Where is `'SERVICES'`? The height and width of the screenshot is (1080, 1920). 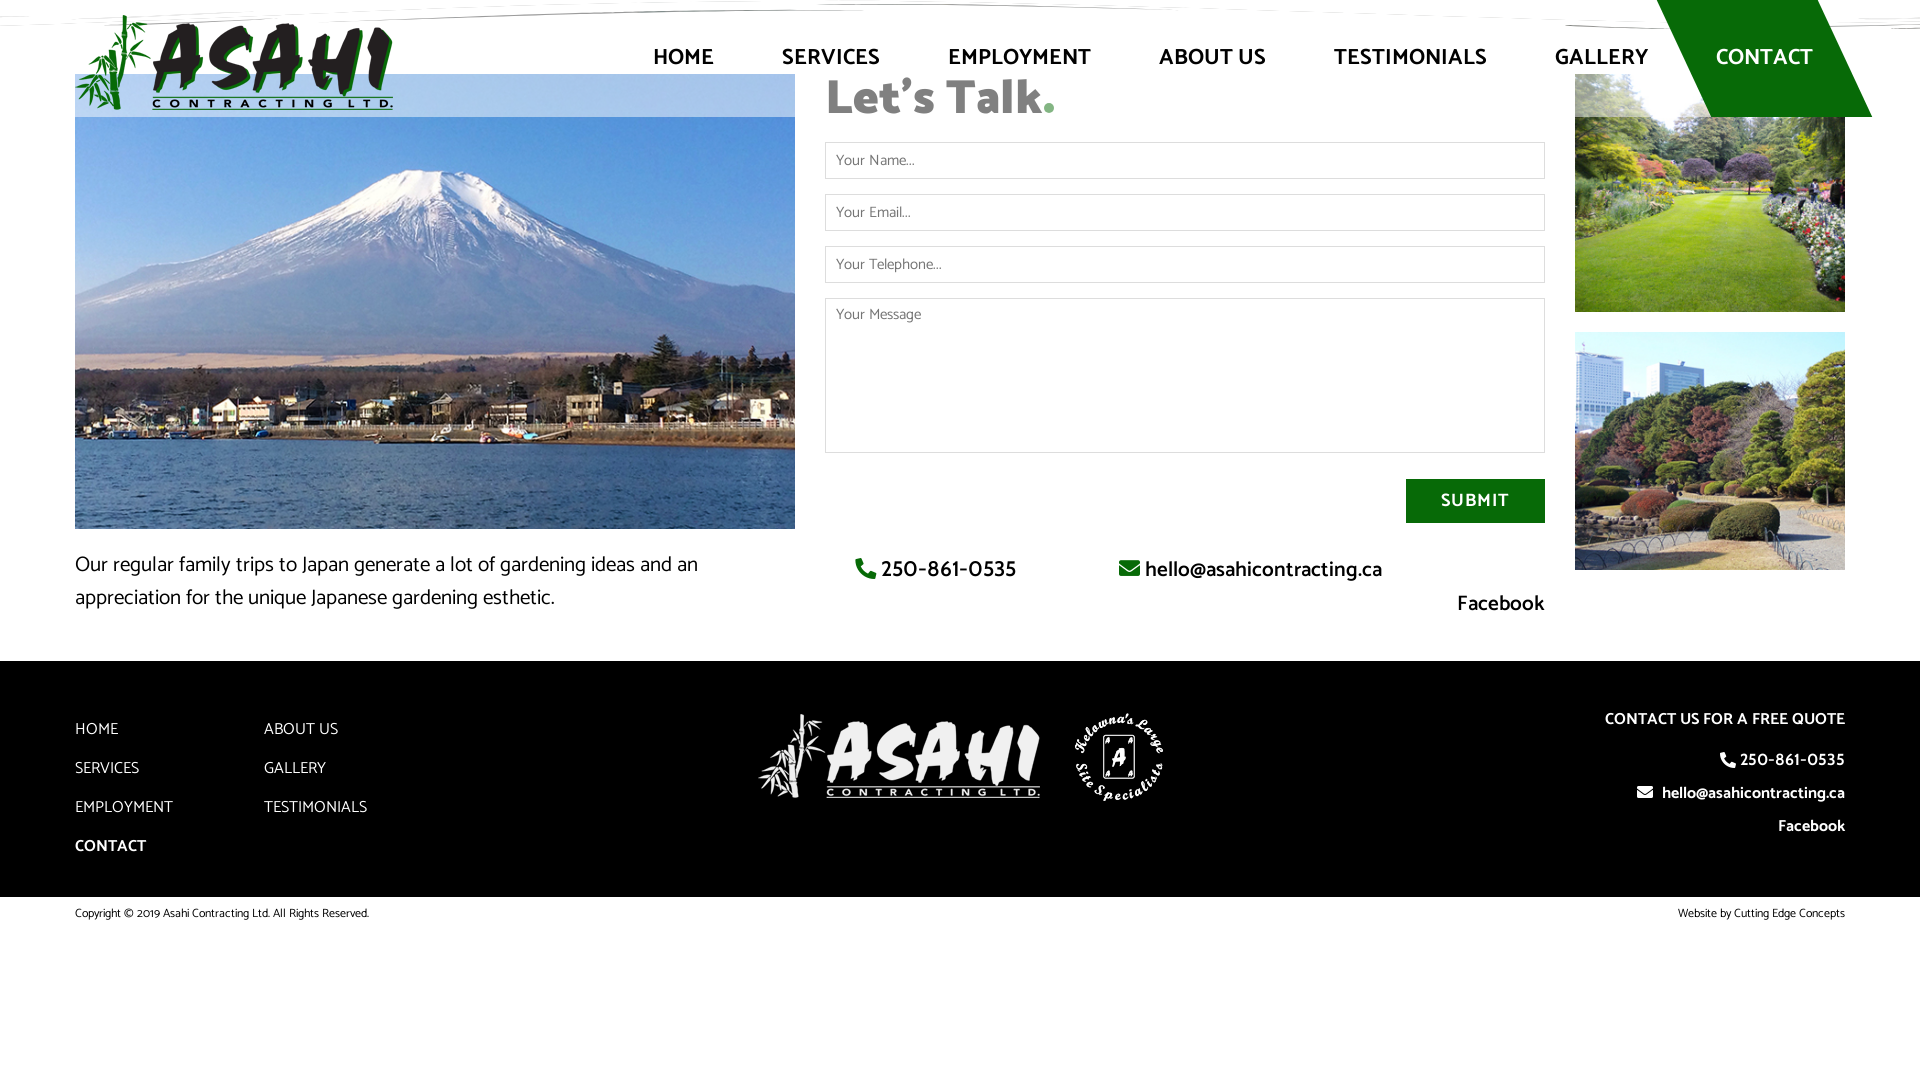 'SERVICES' is located at coordinates (830, 57).